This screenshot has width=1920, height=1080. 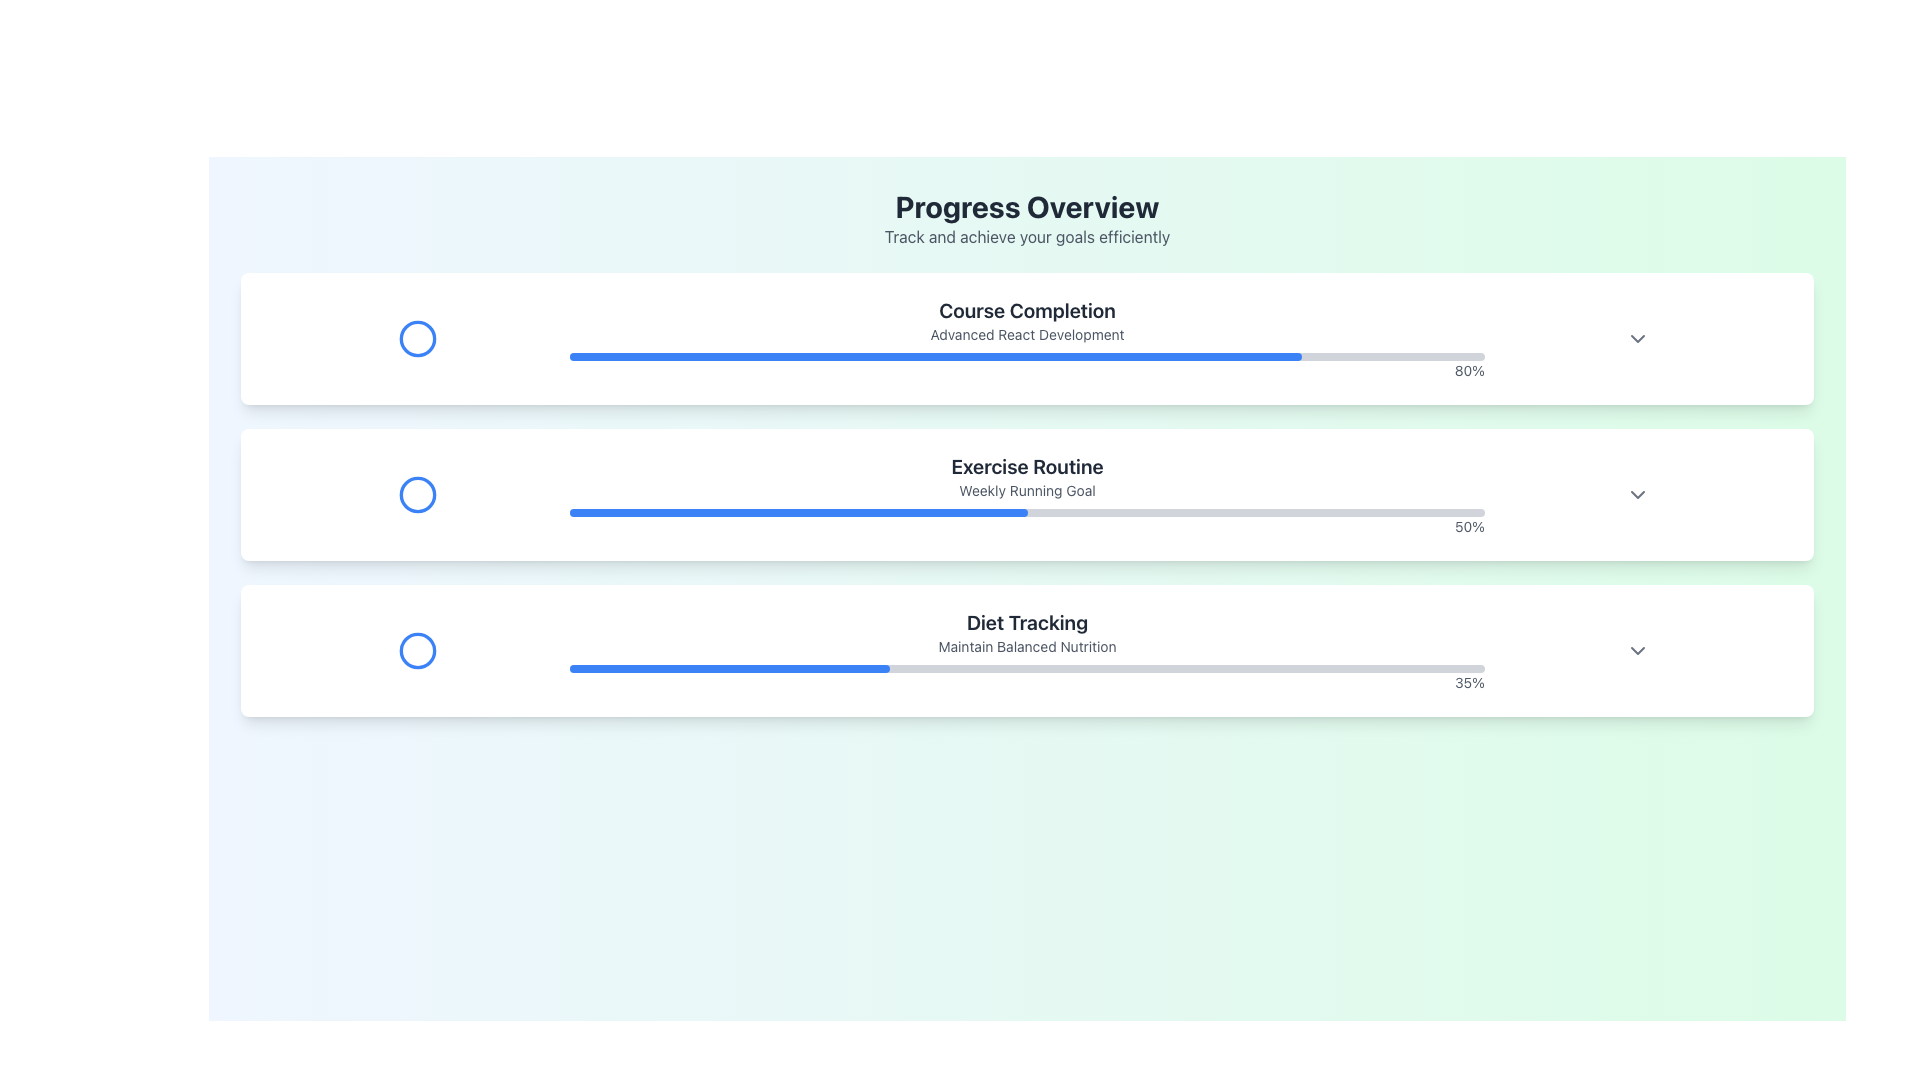 What do you see at coordinates (1027, 494) in the screenshot?
I see `the Progress Tracker Card, which displays 'Exercise Routine' in bold and has a progress bar indicating '50%'` at bounding box center [1027, 494].